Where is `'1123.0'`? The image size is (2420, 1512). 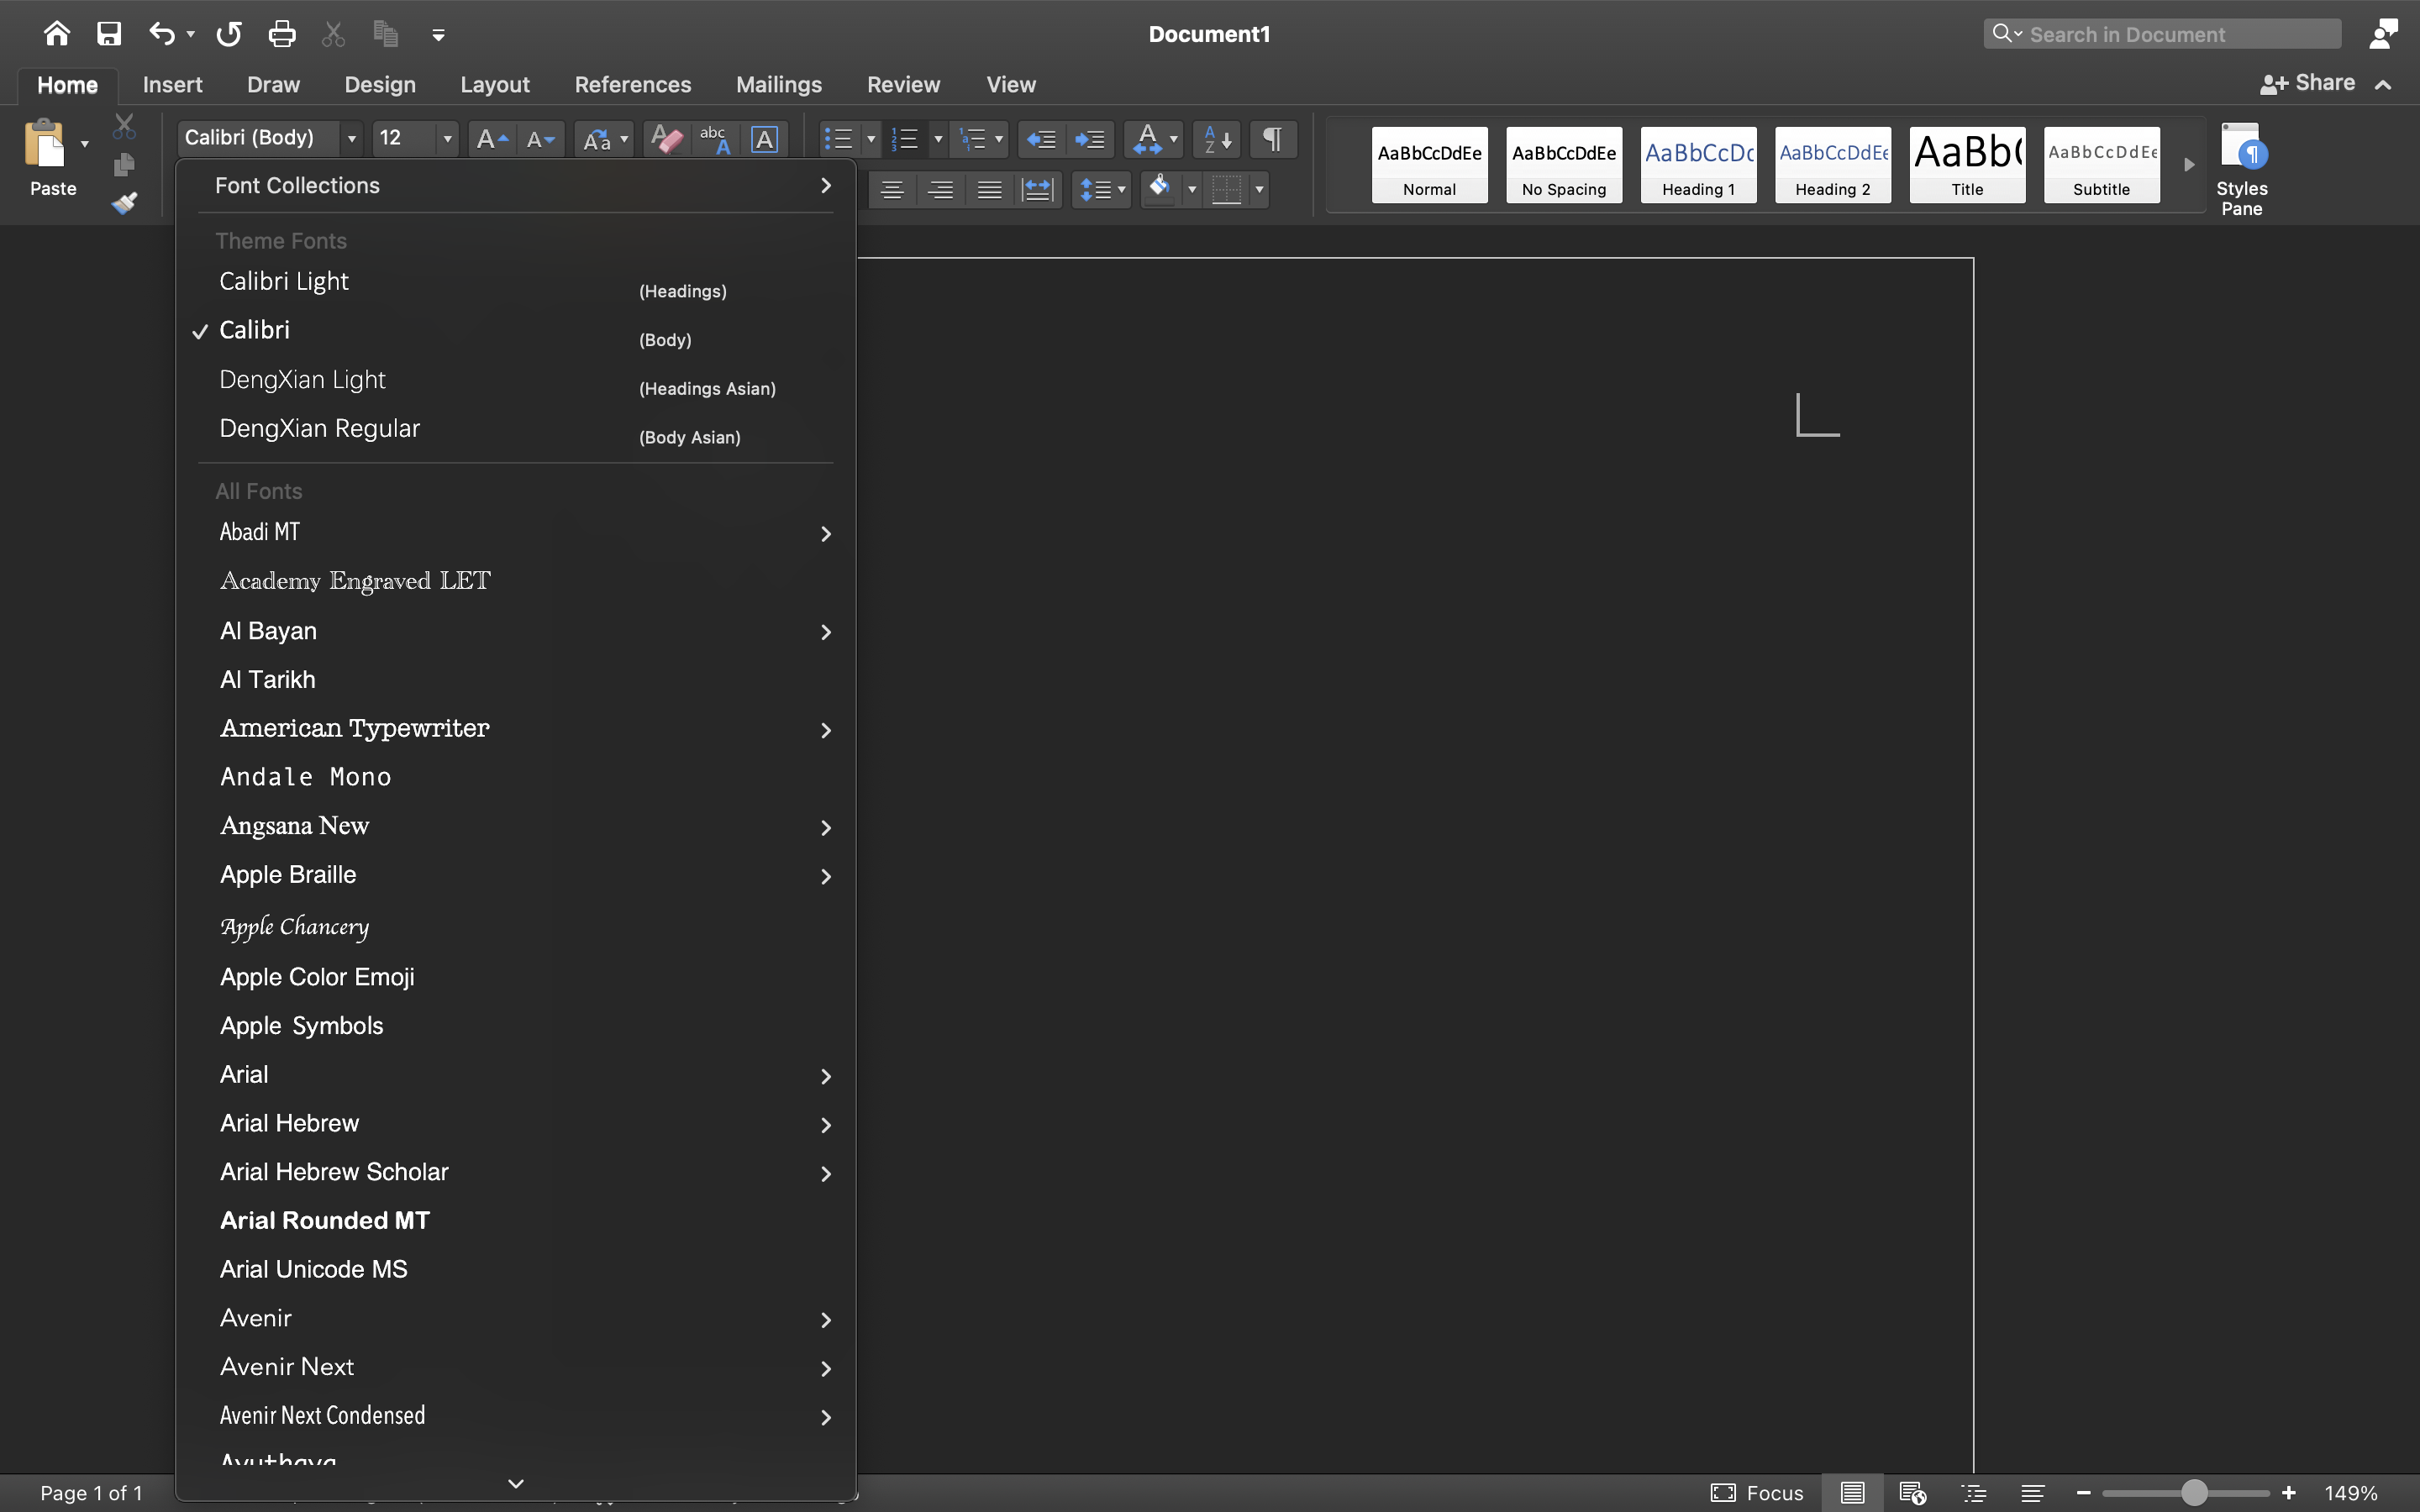
'1123.0' is located at coordinates (2186, 1491).